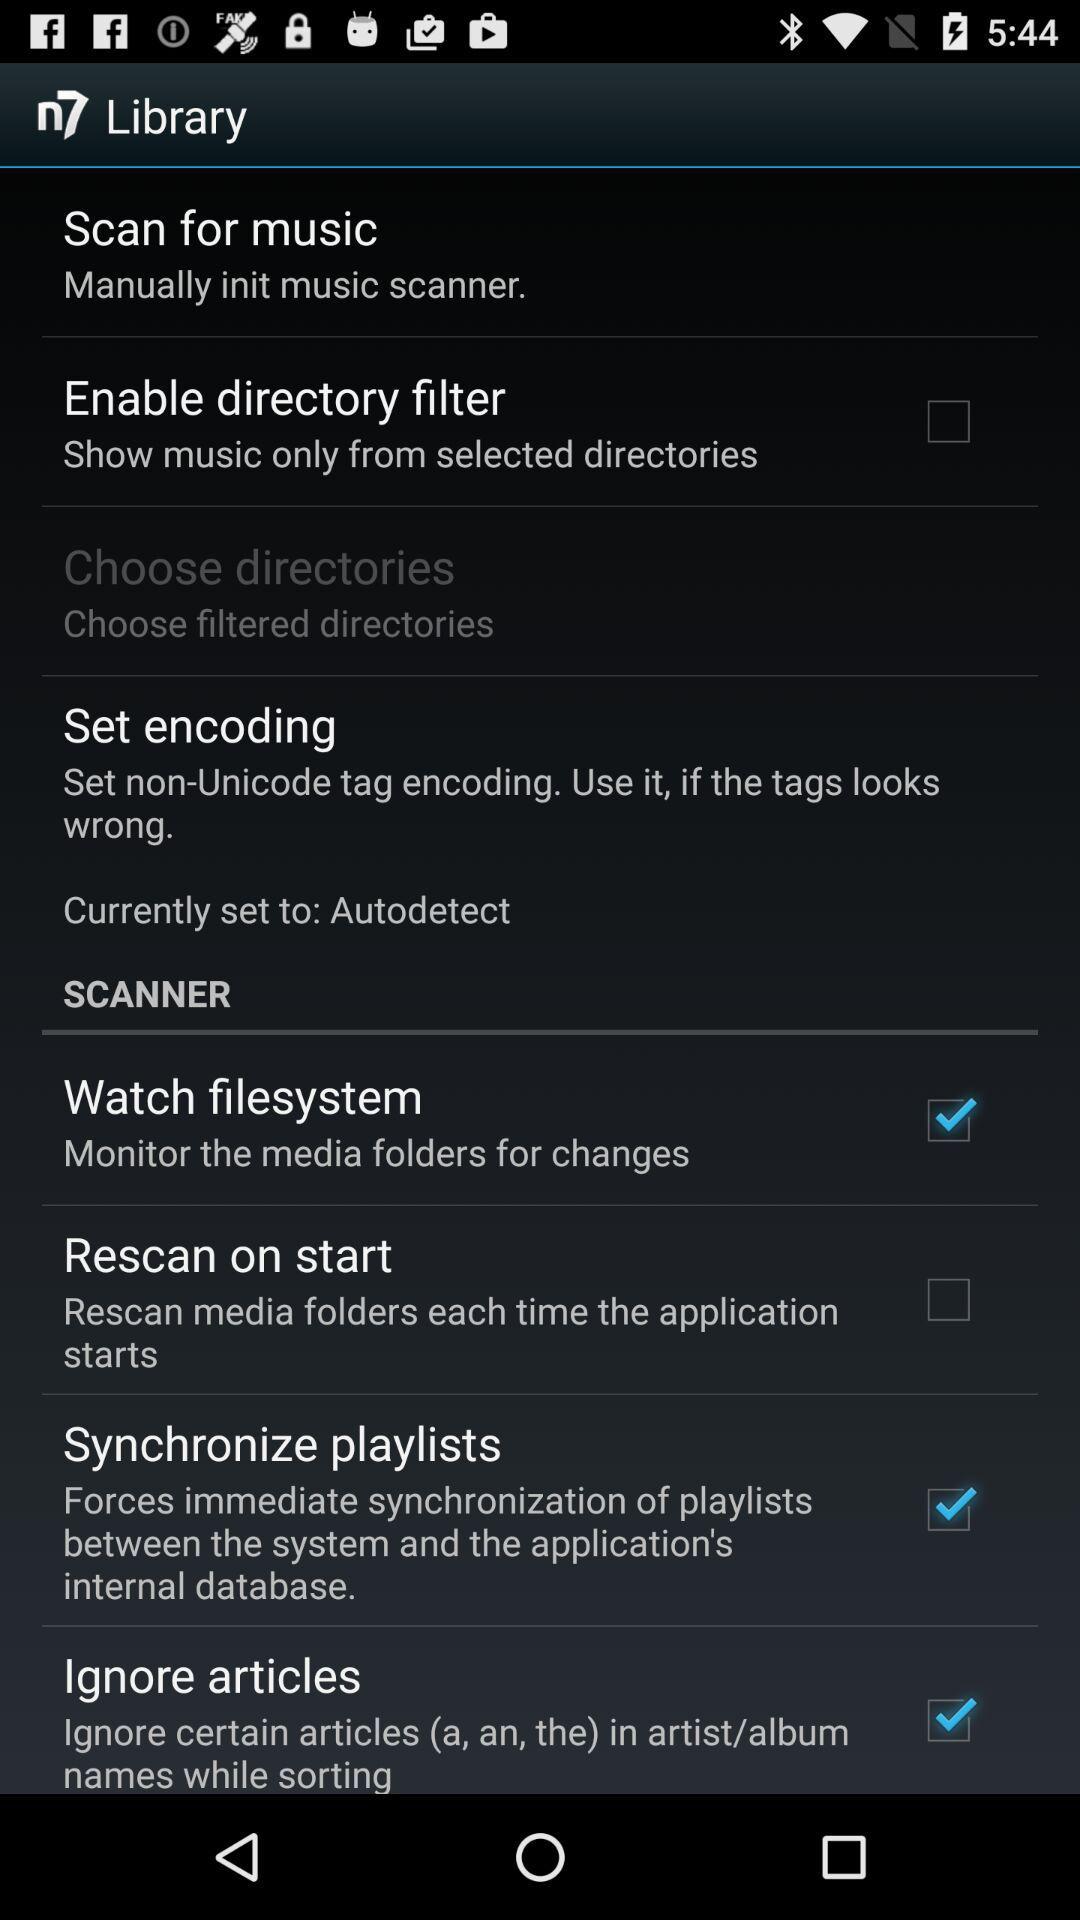 The width and height of the screenshot is (1080, 1920). What do you see at coordinates (409, 451) in the screenshot?
I see `show music only at the top` at bounding box center [409, 451].